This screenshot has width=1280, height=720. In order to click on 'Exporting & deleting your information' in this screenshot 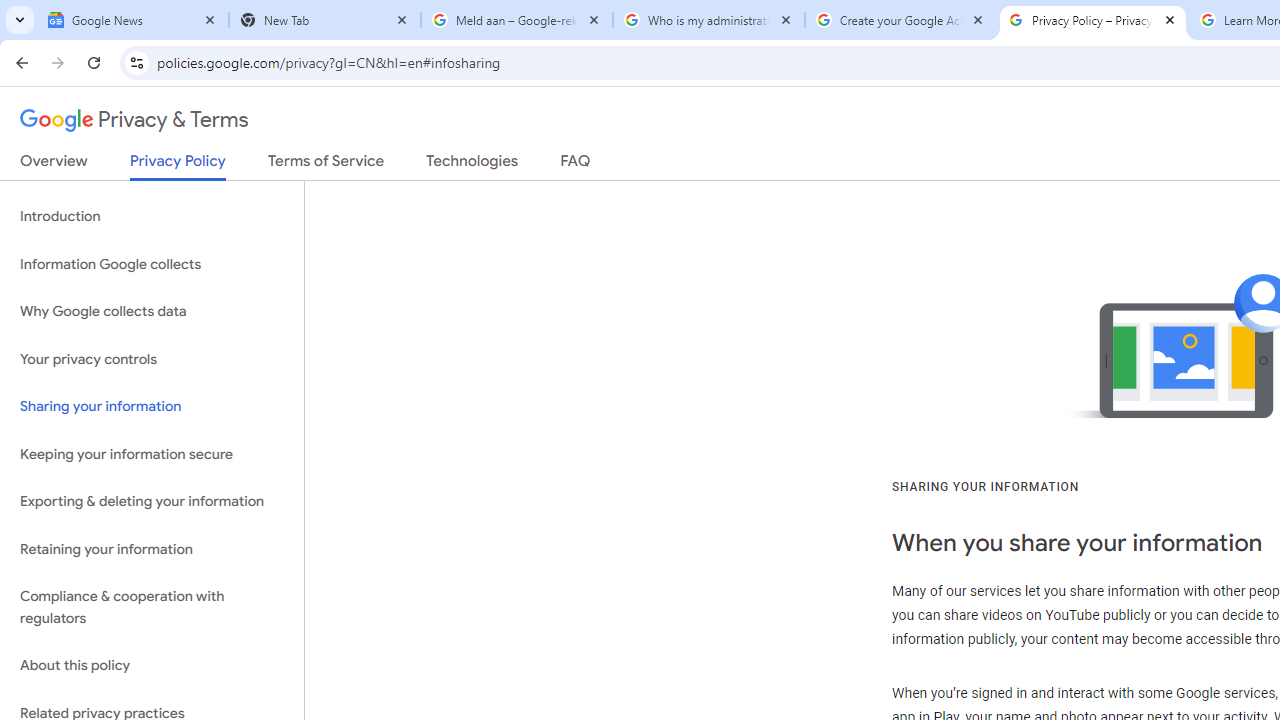, I will do `click(151, 501)`.